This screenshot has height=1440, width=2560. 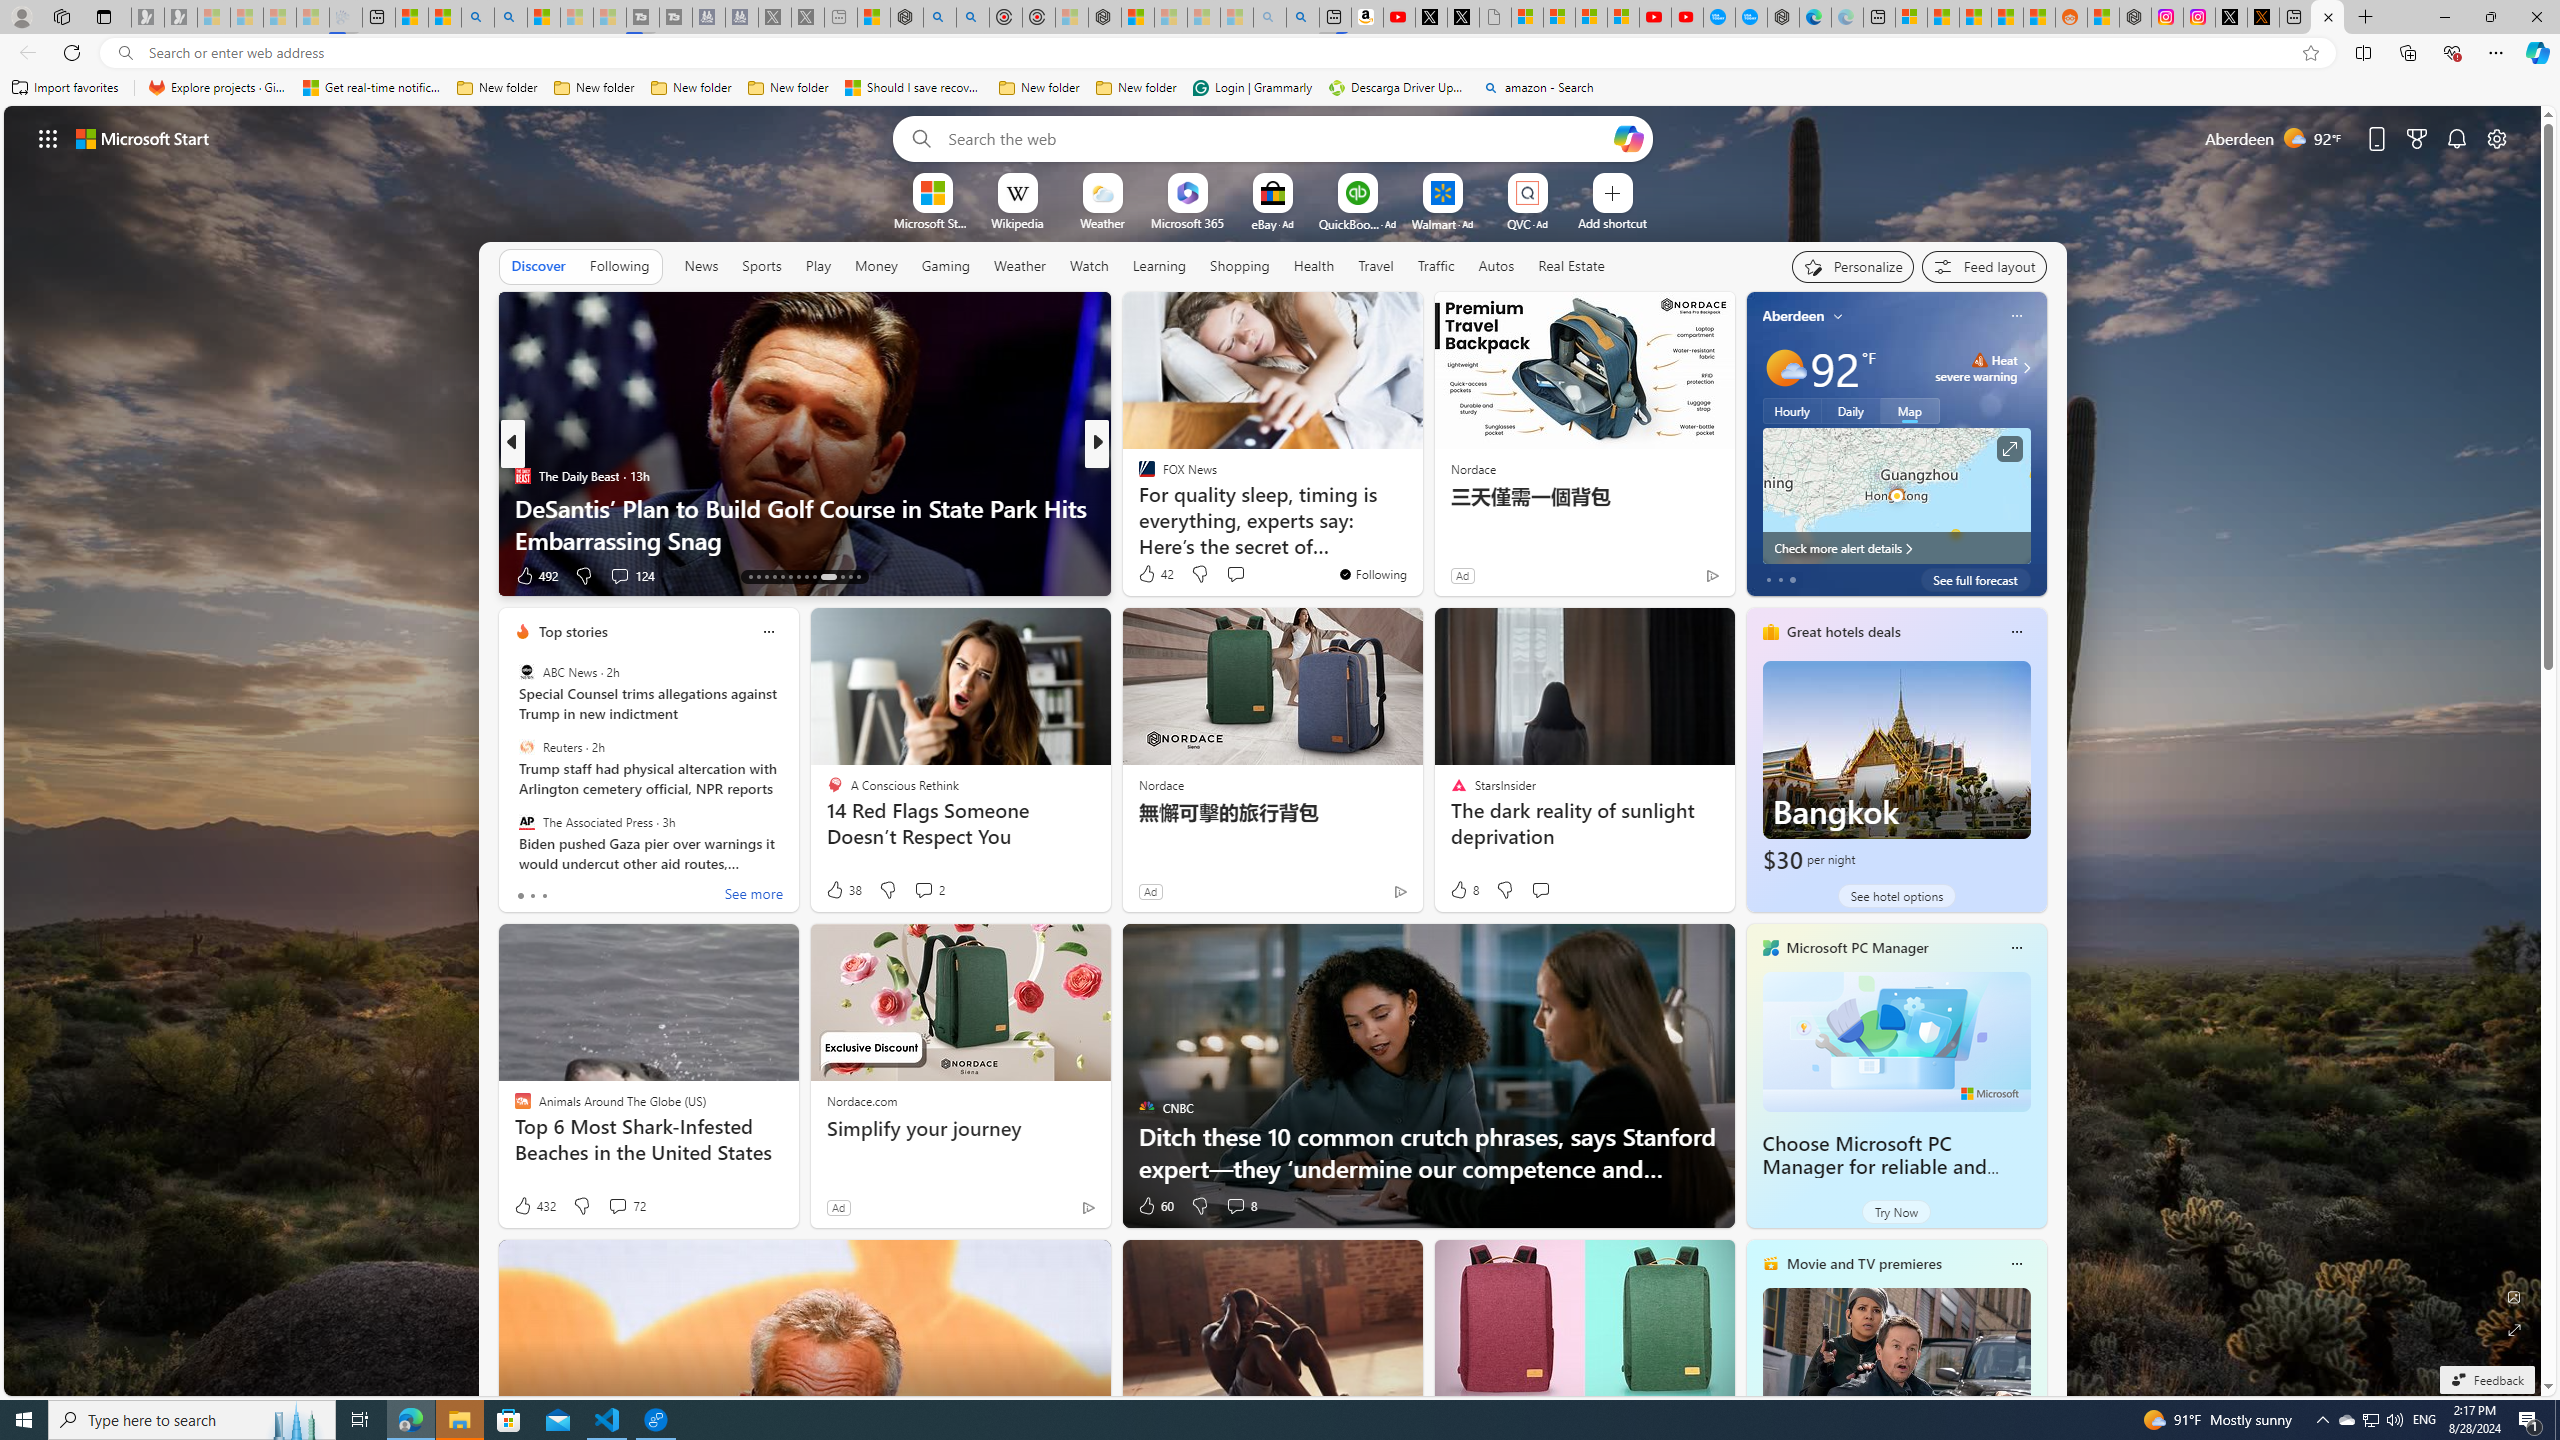 What do you see at coordinates (766, 577) in the screenshot?
I see `'AutomationID: tab-15'` at bounding box center [766, 577].